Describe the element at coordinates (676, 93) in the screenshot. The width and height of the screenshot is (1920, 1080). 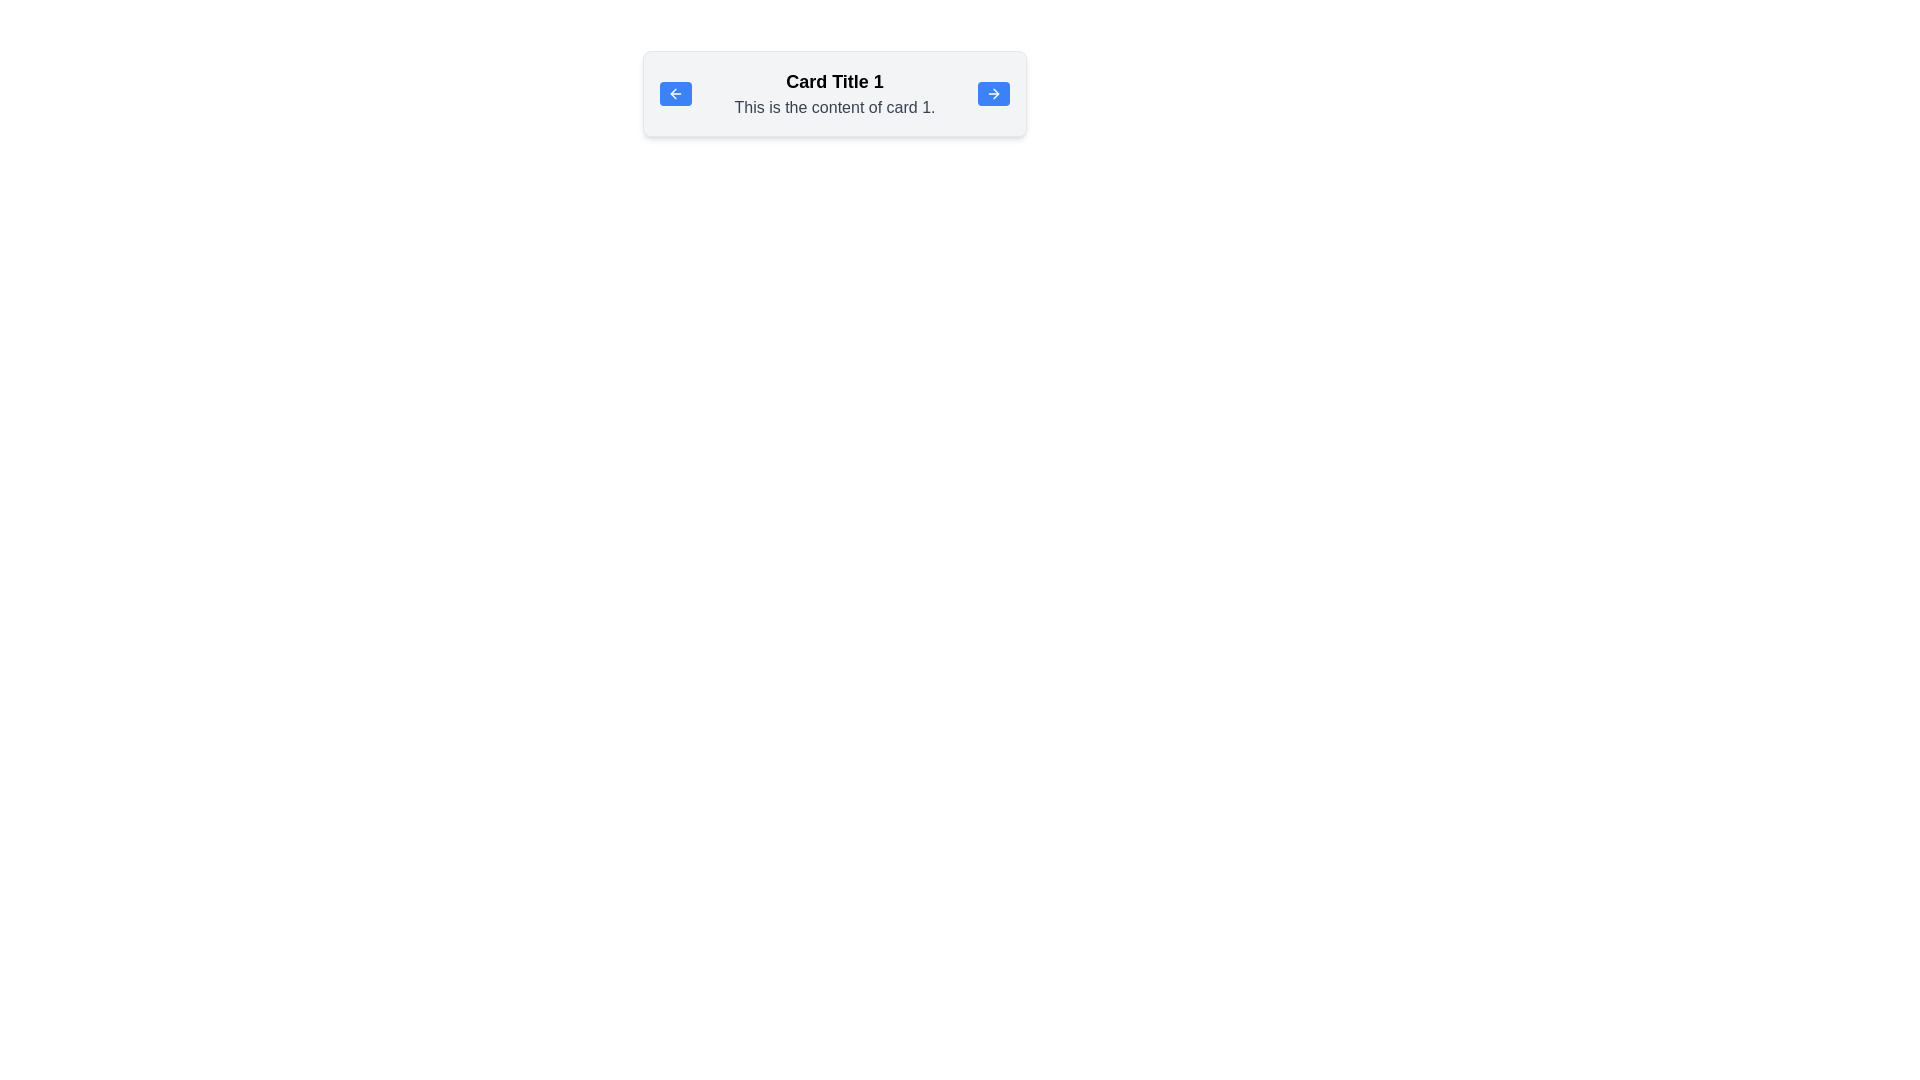
I see `the leftward-pointing arrow icon with a minimalist design on a blue background, located to the left of the blue button within the card component` at that location.